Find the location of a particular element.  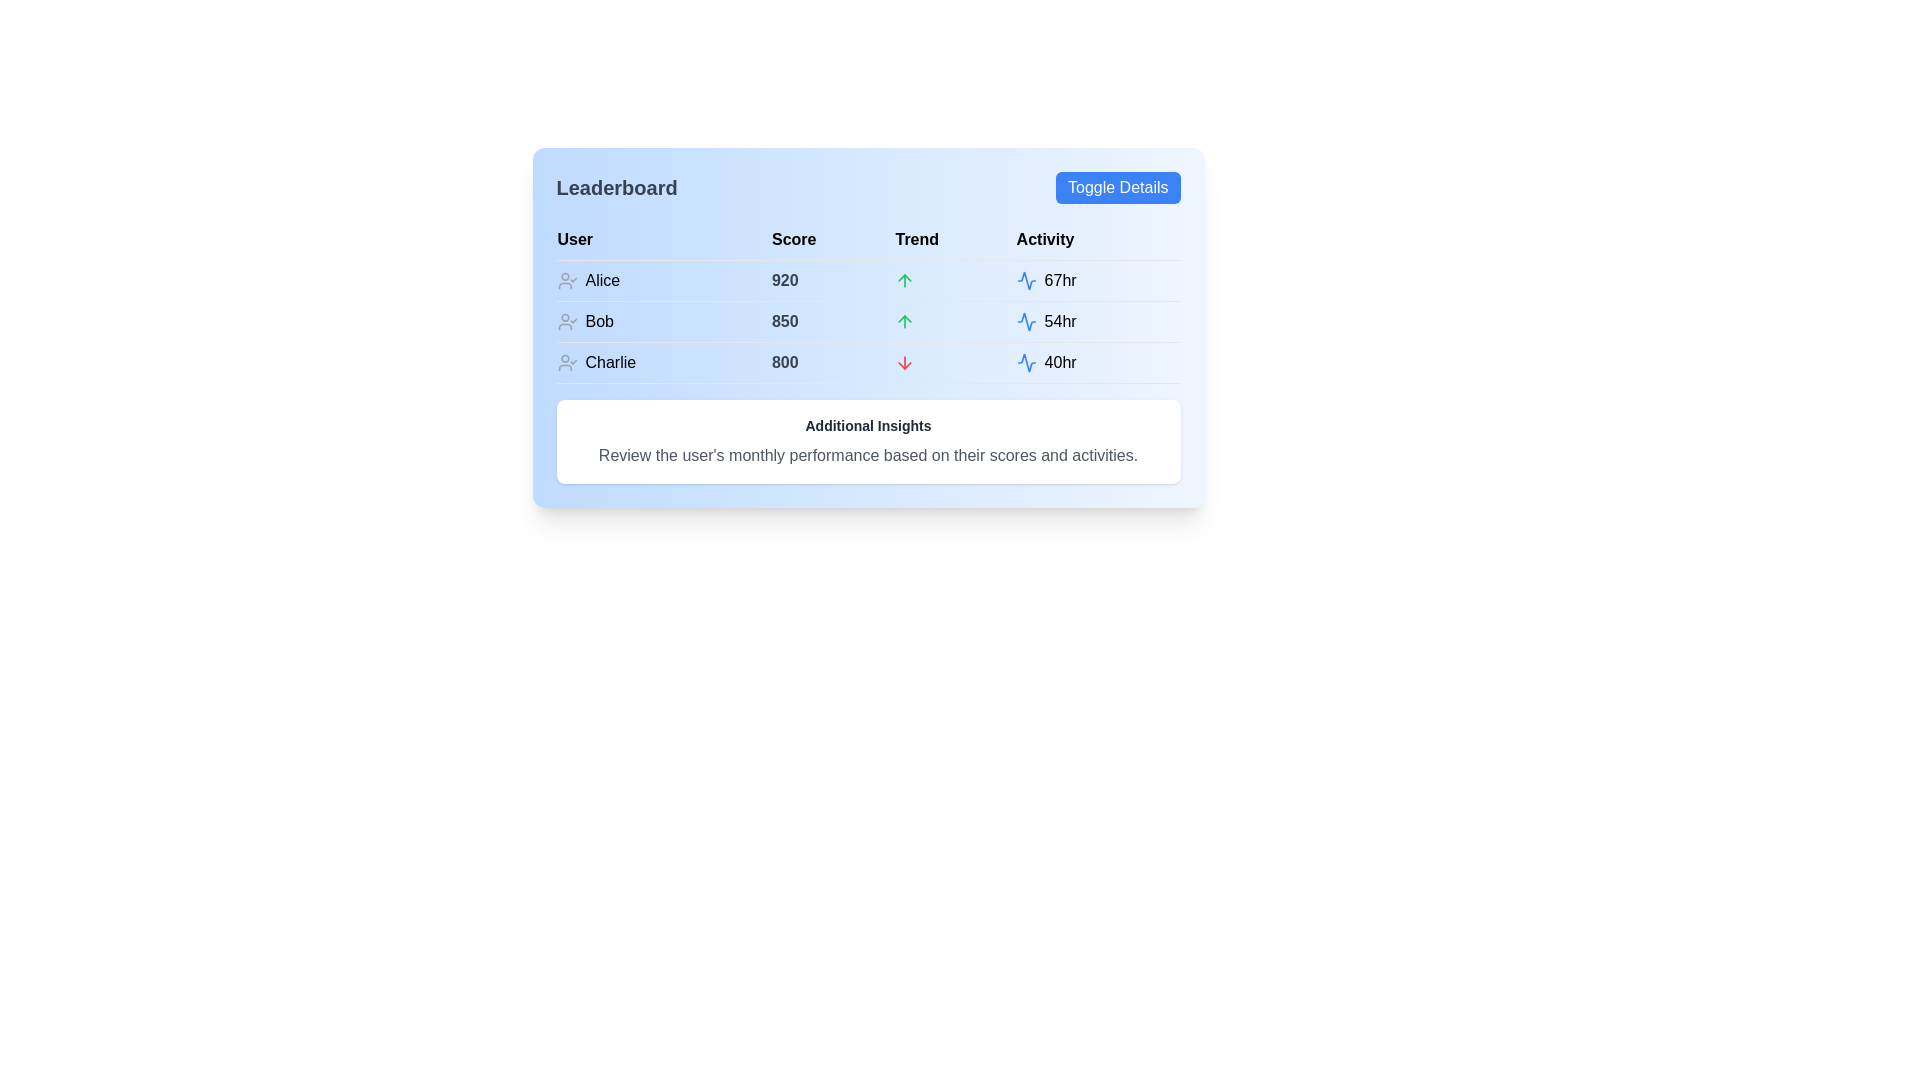

the user identification icon representing 'Alice' in the leaderboard table, indicating confirmation or verification status is located at coordinates (566, 281).